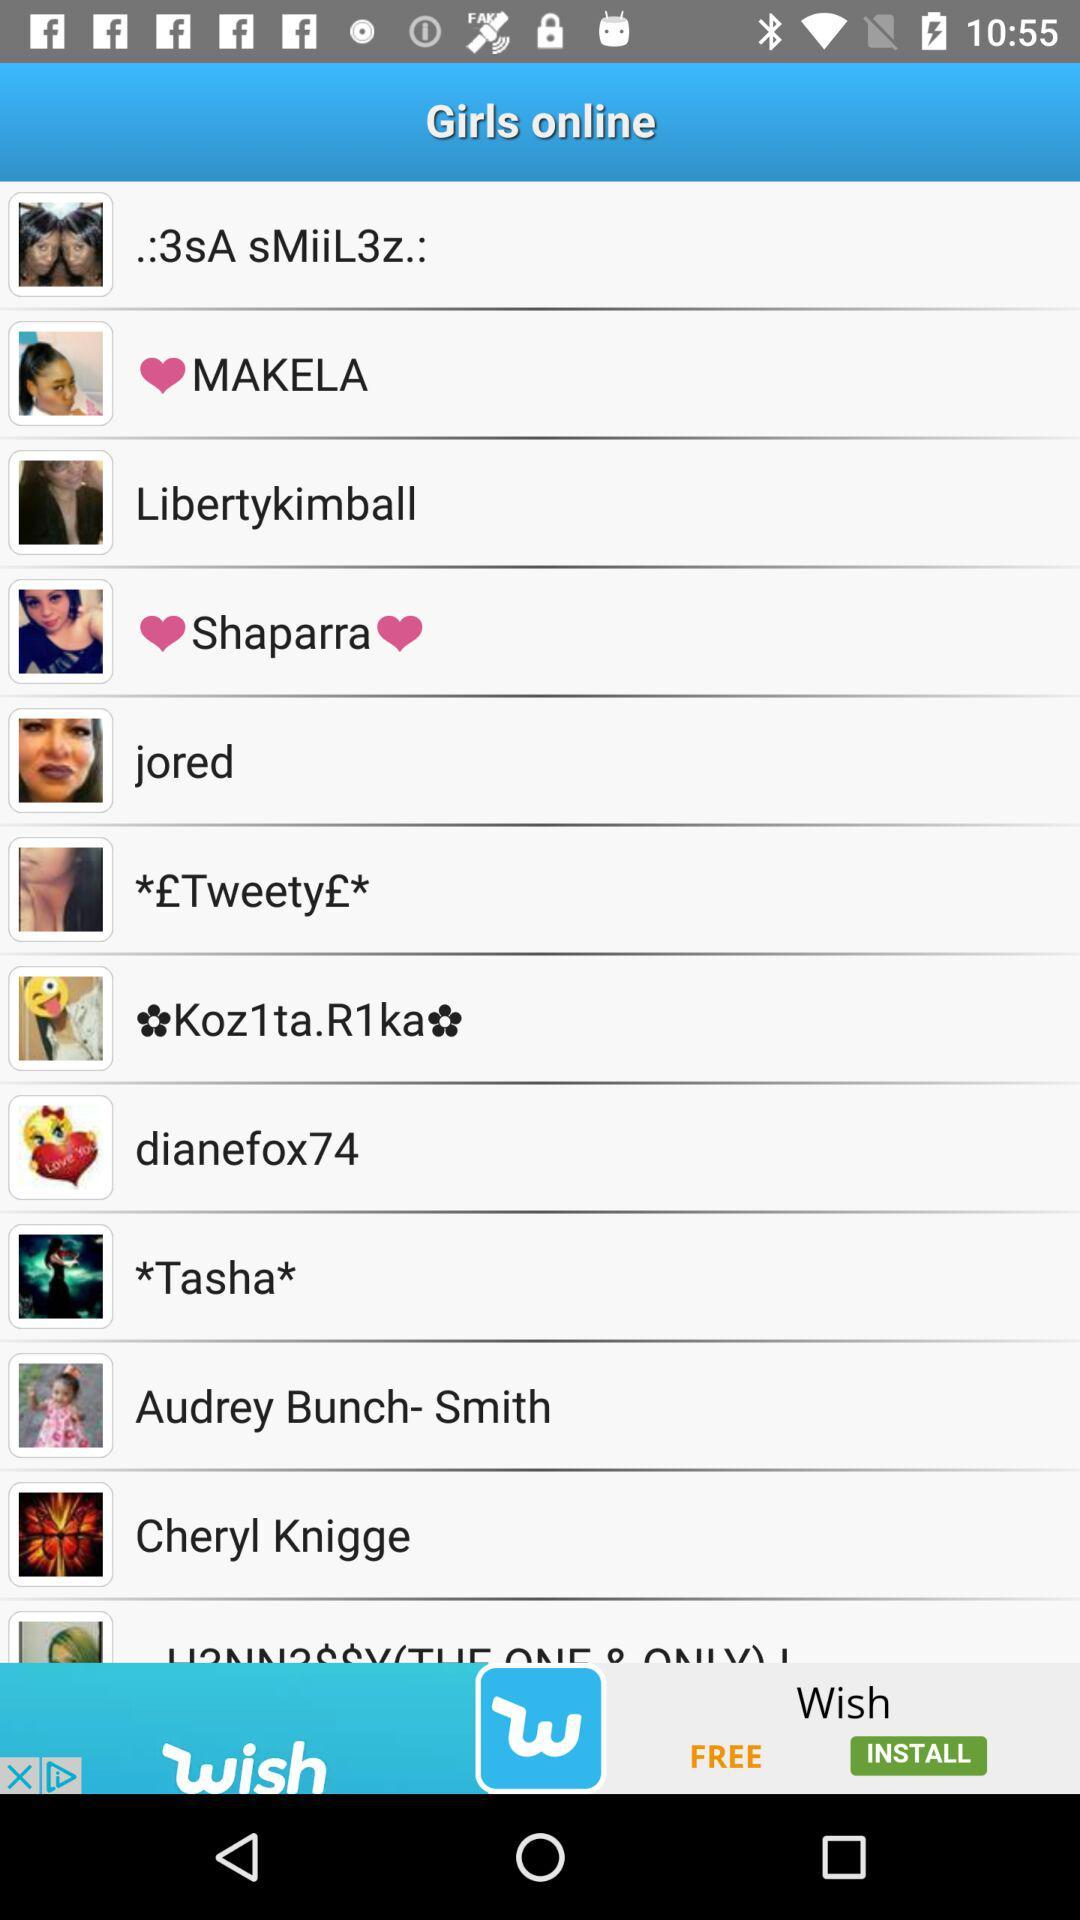 The height and width of the screenshot is (1920, 1080). What do you see at coordinates (59, 759) in the screenshot?
I see `image page` at bounding box center [59, 759].